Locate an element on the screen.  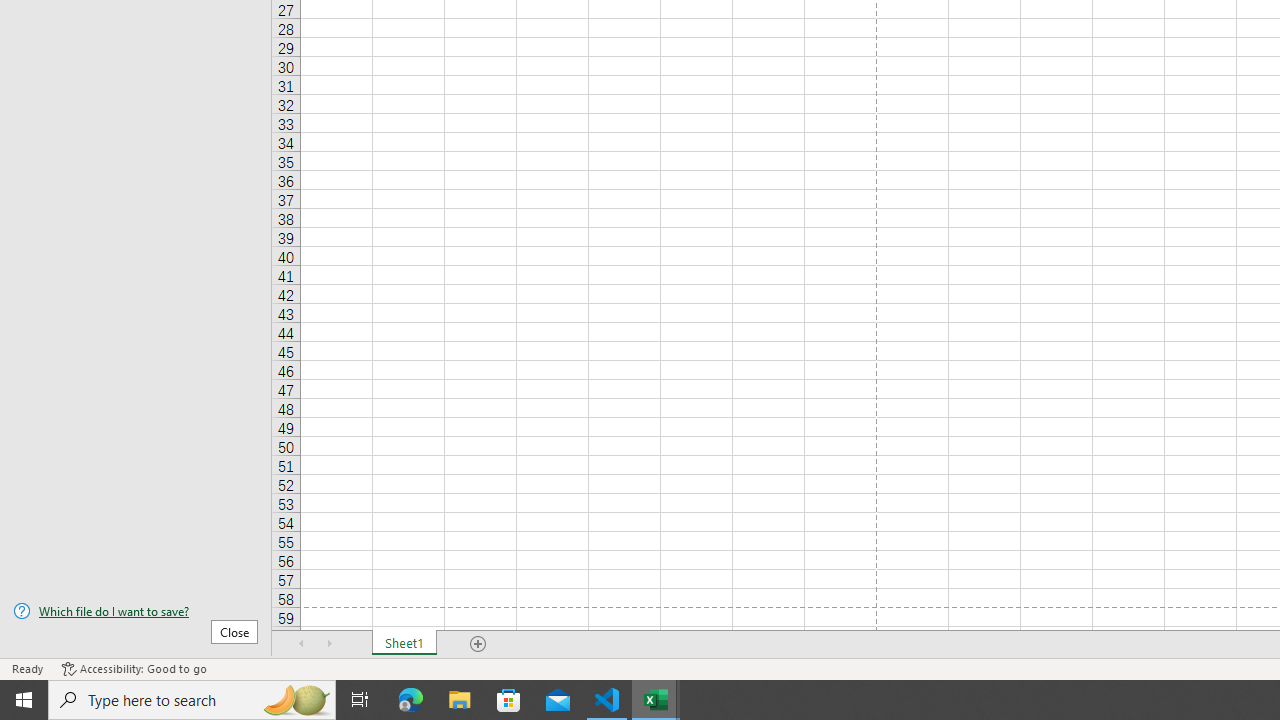
'Scroll Left' is located at coordinates (301, 644).